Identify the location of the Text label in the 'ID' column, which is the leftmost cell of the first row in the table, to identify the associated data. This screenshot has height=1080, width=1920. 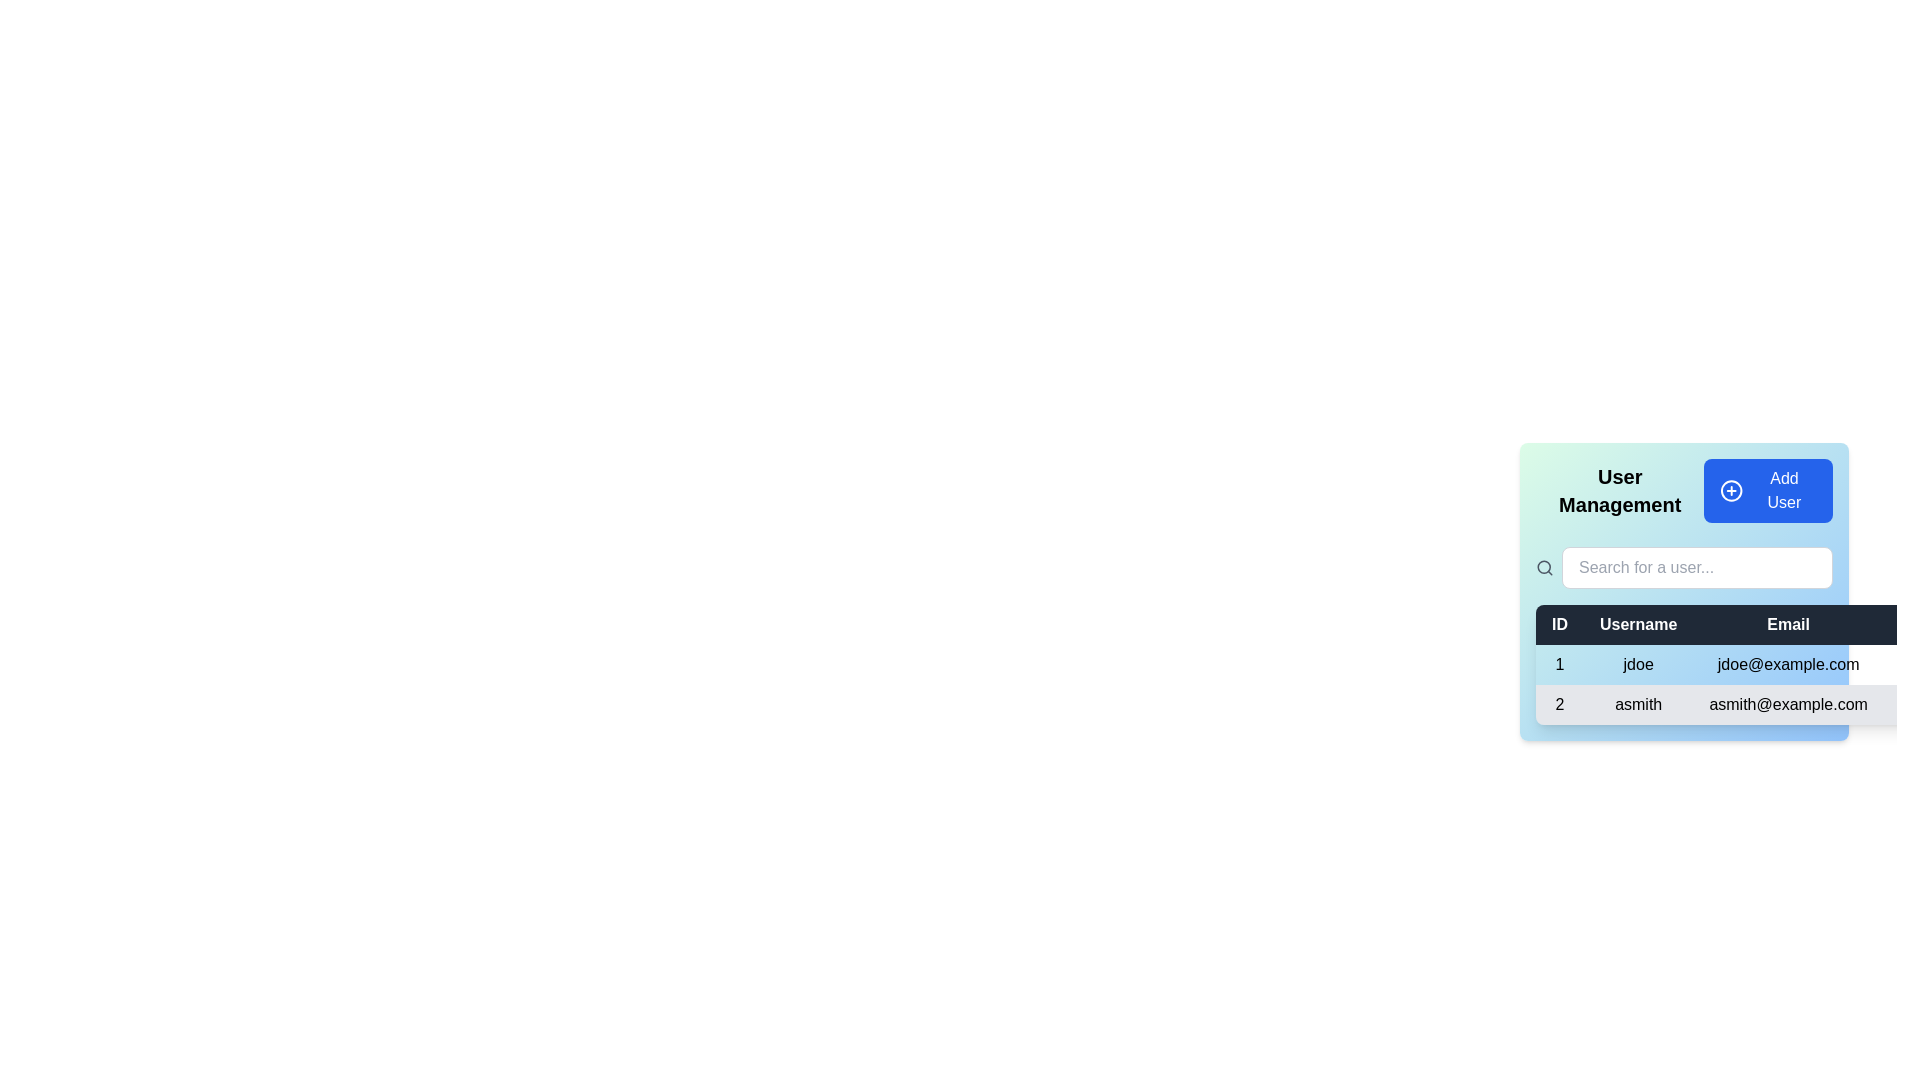
(1559, 664).